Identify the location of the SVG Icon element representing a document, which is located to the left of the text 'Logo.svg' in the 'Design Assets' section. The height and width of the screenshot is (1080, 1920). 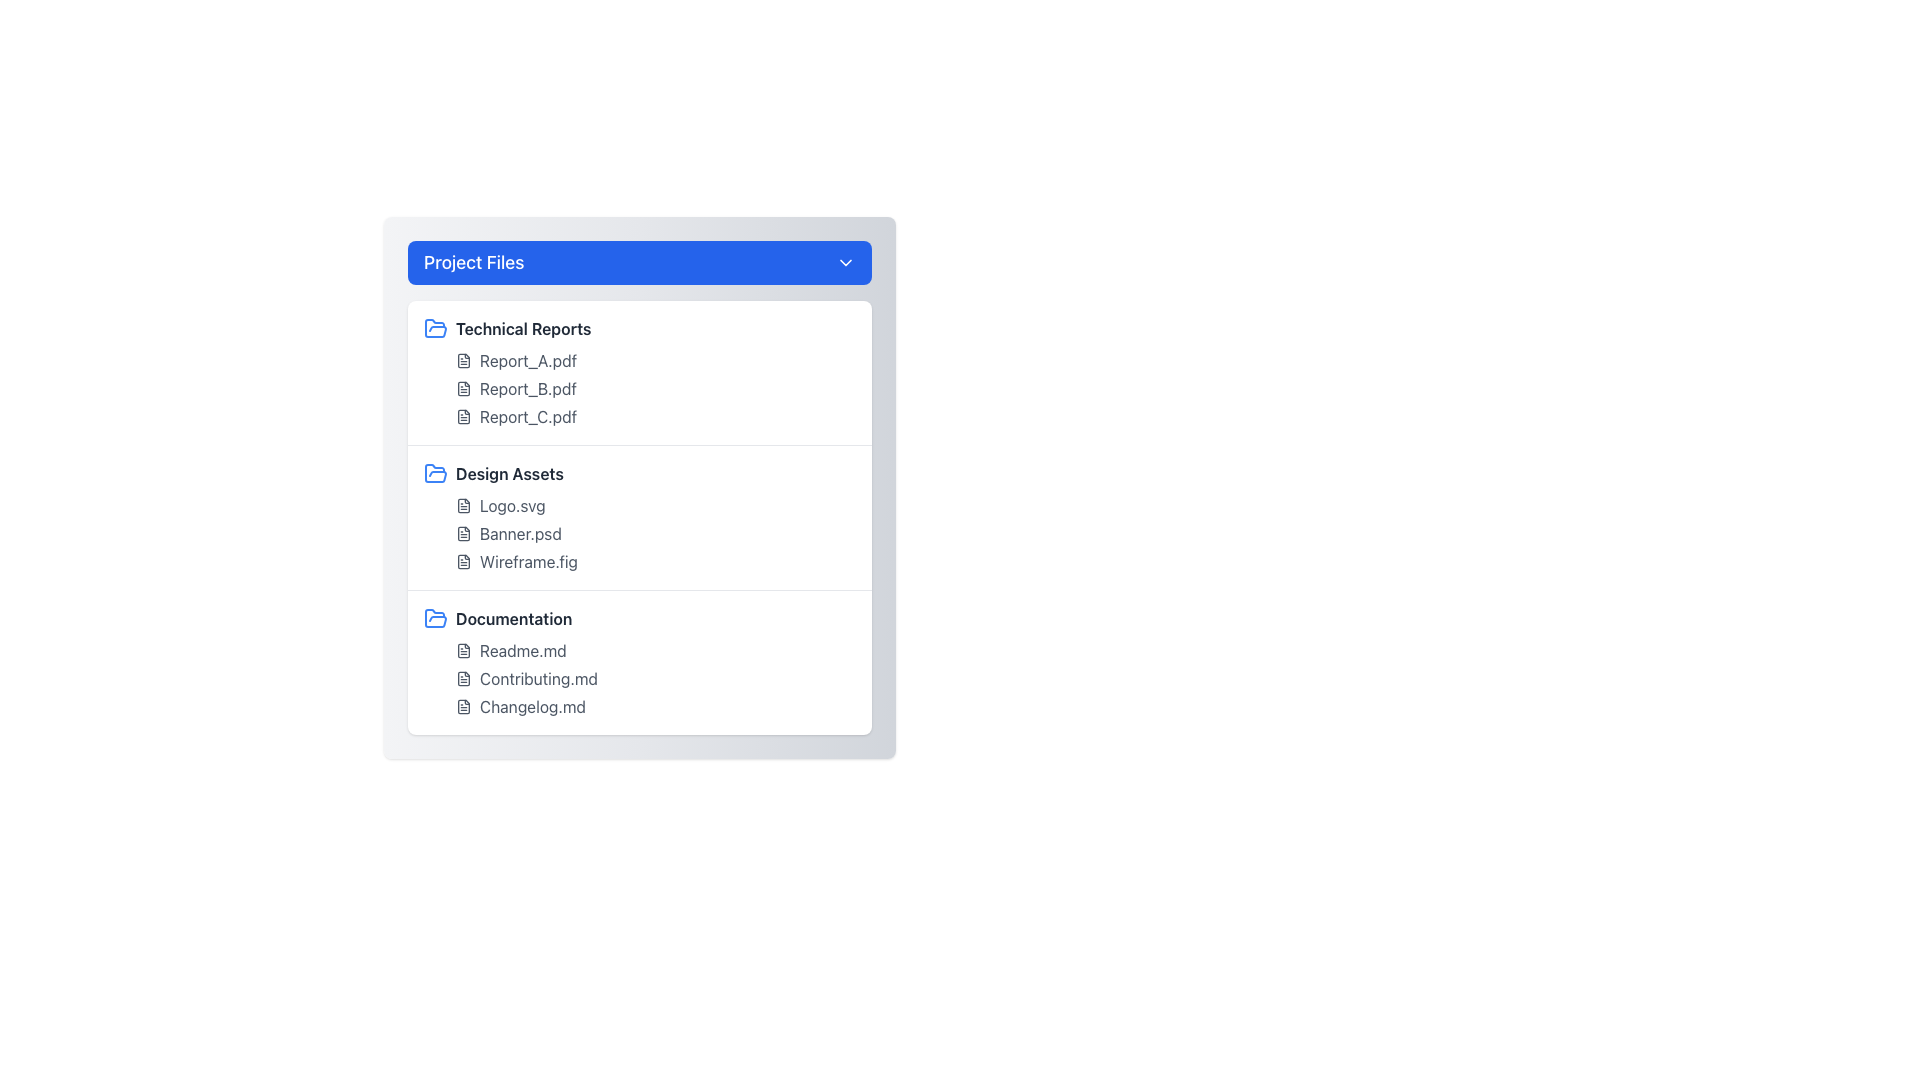
(463, 504).